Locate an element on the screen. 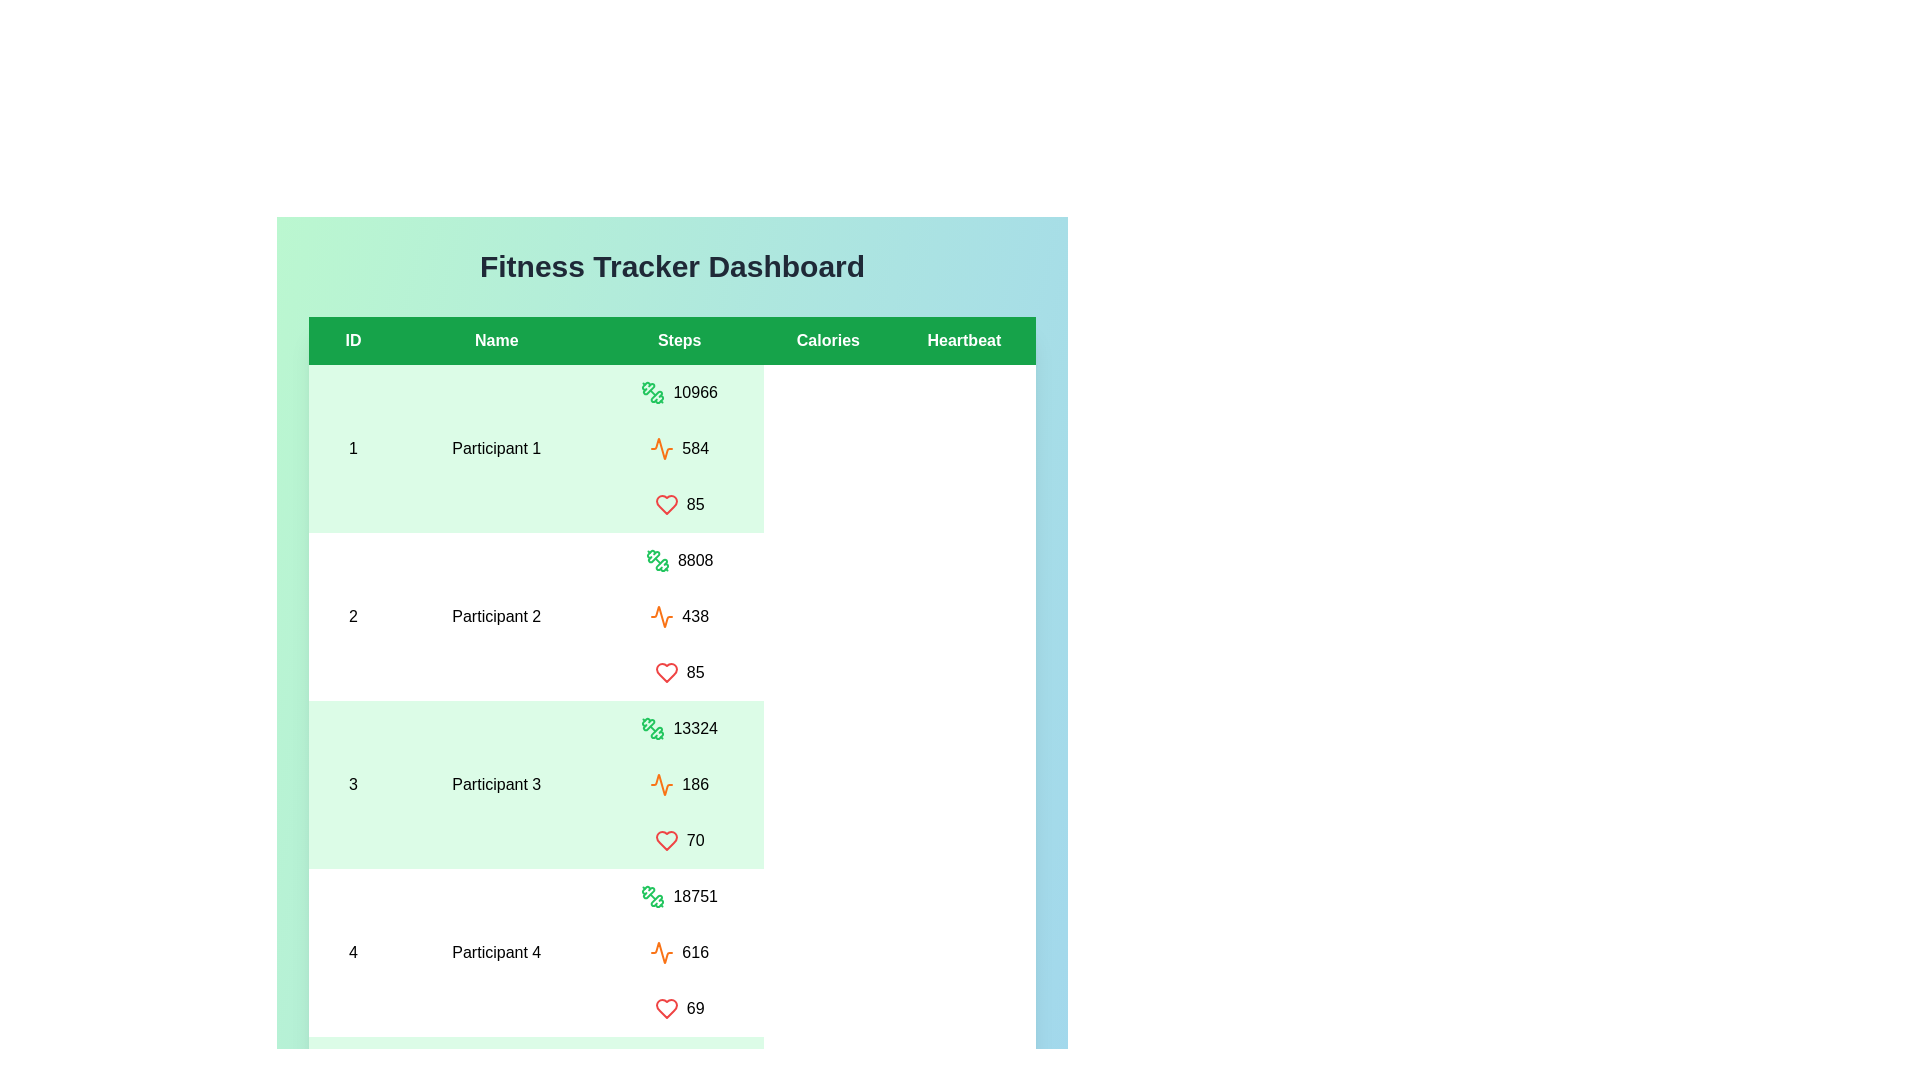 The image size is (1920, 1080). the row corresponding to participant 4 is located at coordinates (672, 951).